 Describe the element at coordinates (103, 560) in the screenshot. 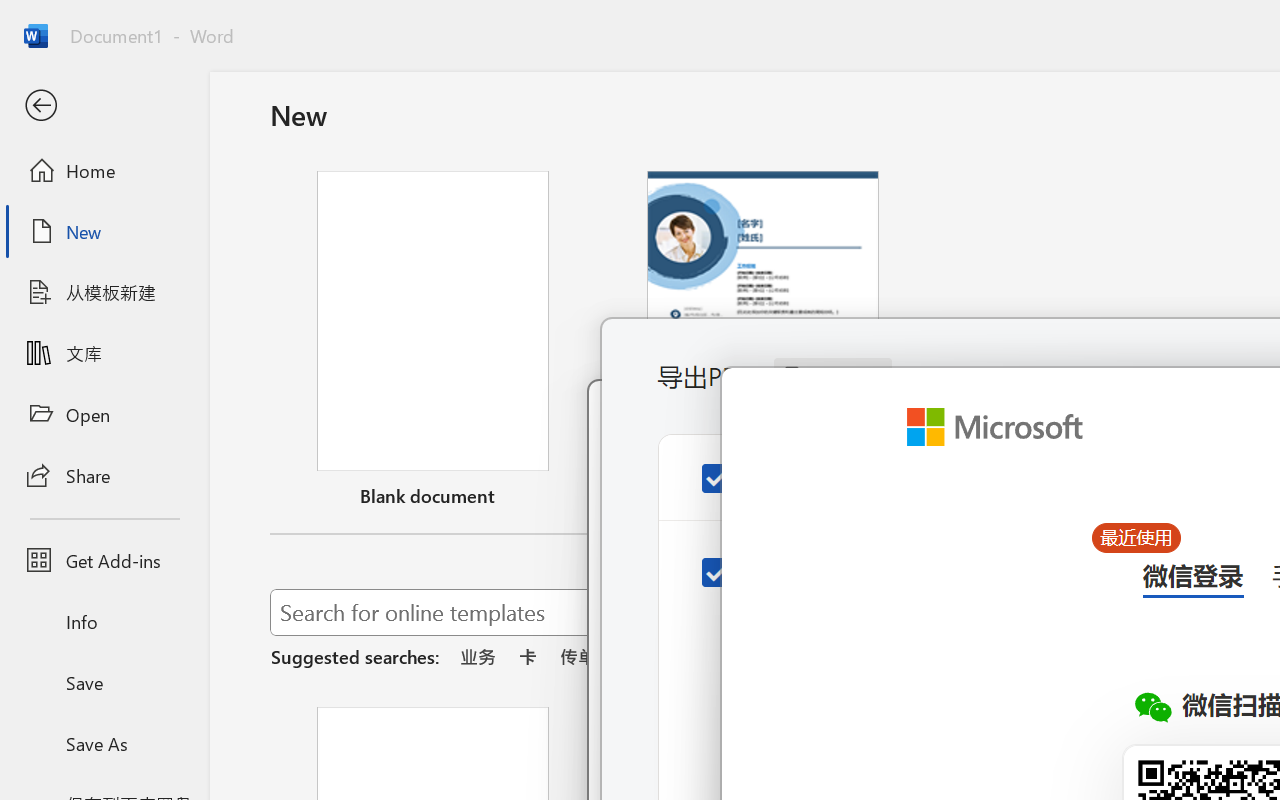

I see `'Get Add-ins'` at that location.